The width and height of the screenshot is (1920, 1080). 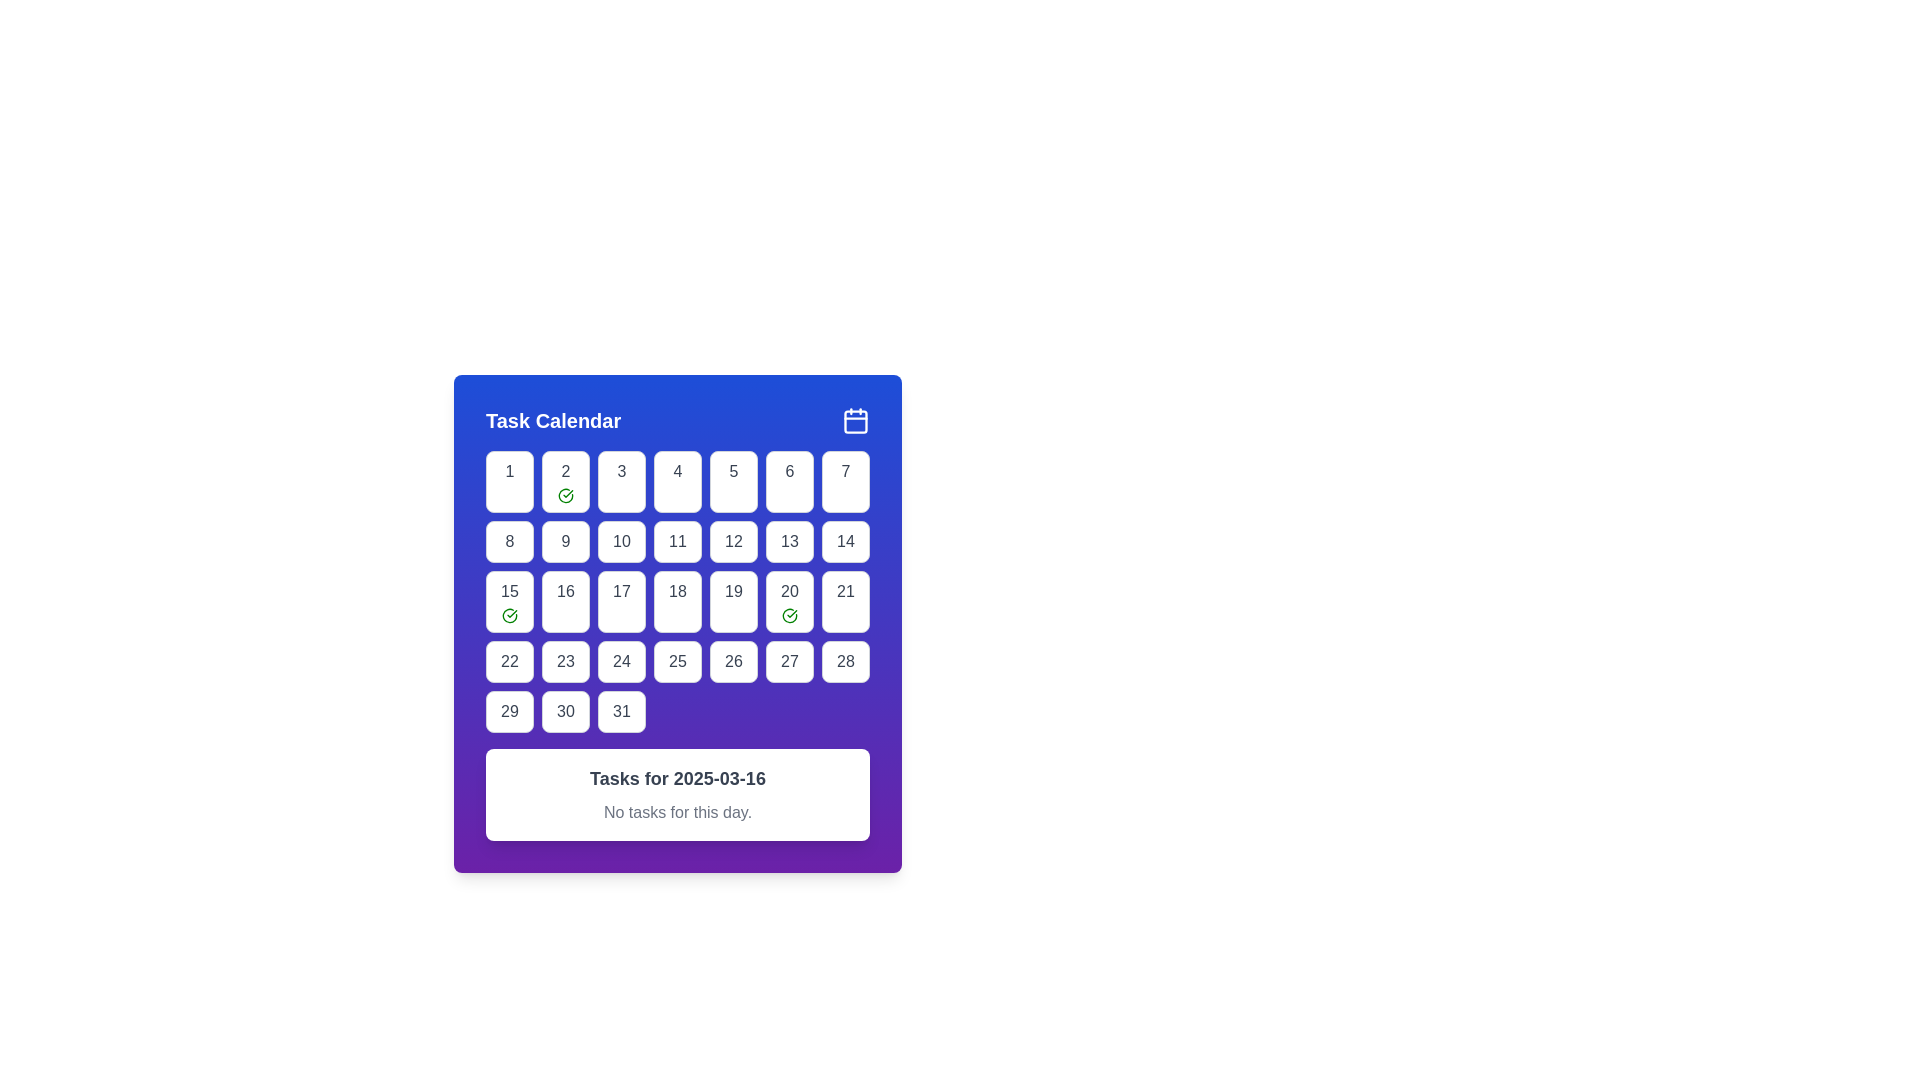 What do you see at coordinates (621, 711) in the screenshot?
I see `the text label '31' in the calendar interface, located in the last row and third column of the grid layout` at bounding box center [621, 711].